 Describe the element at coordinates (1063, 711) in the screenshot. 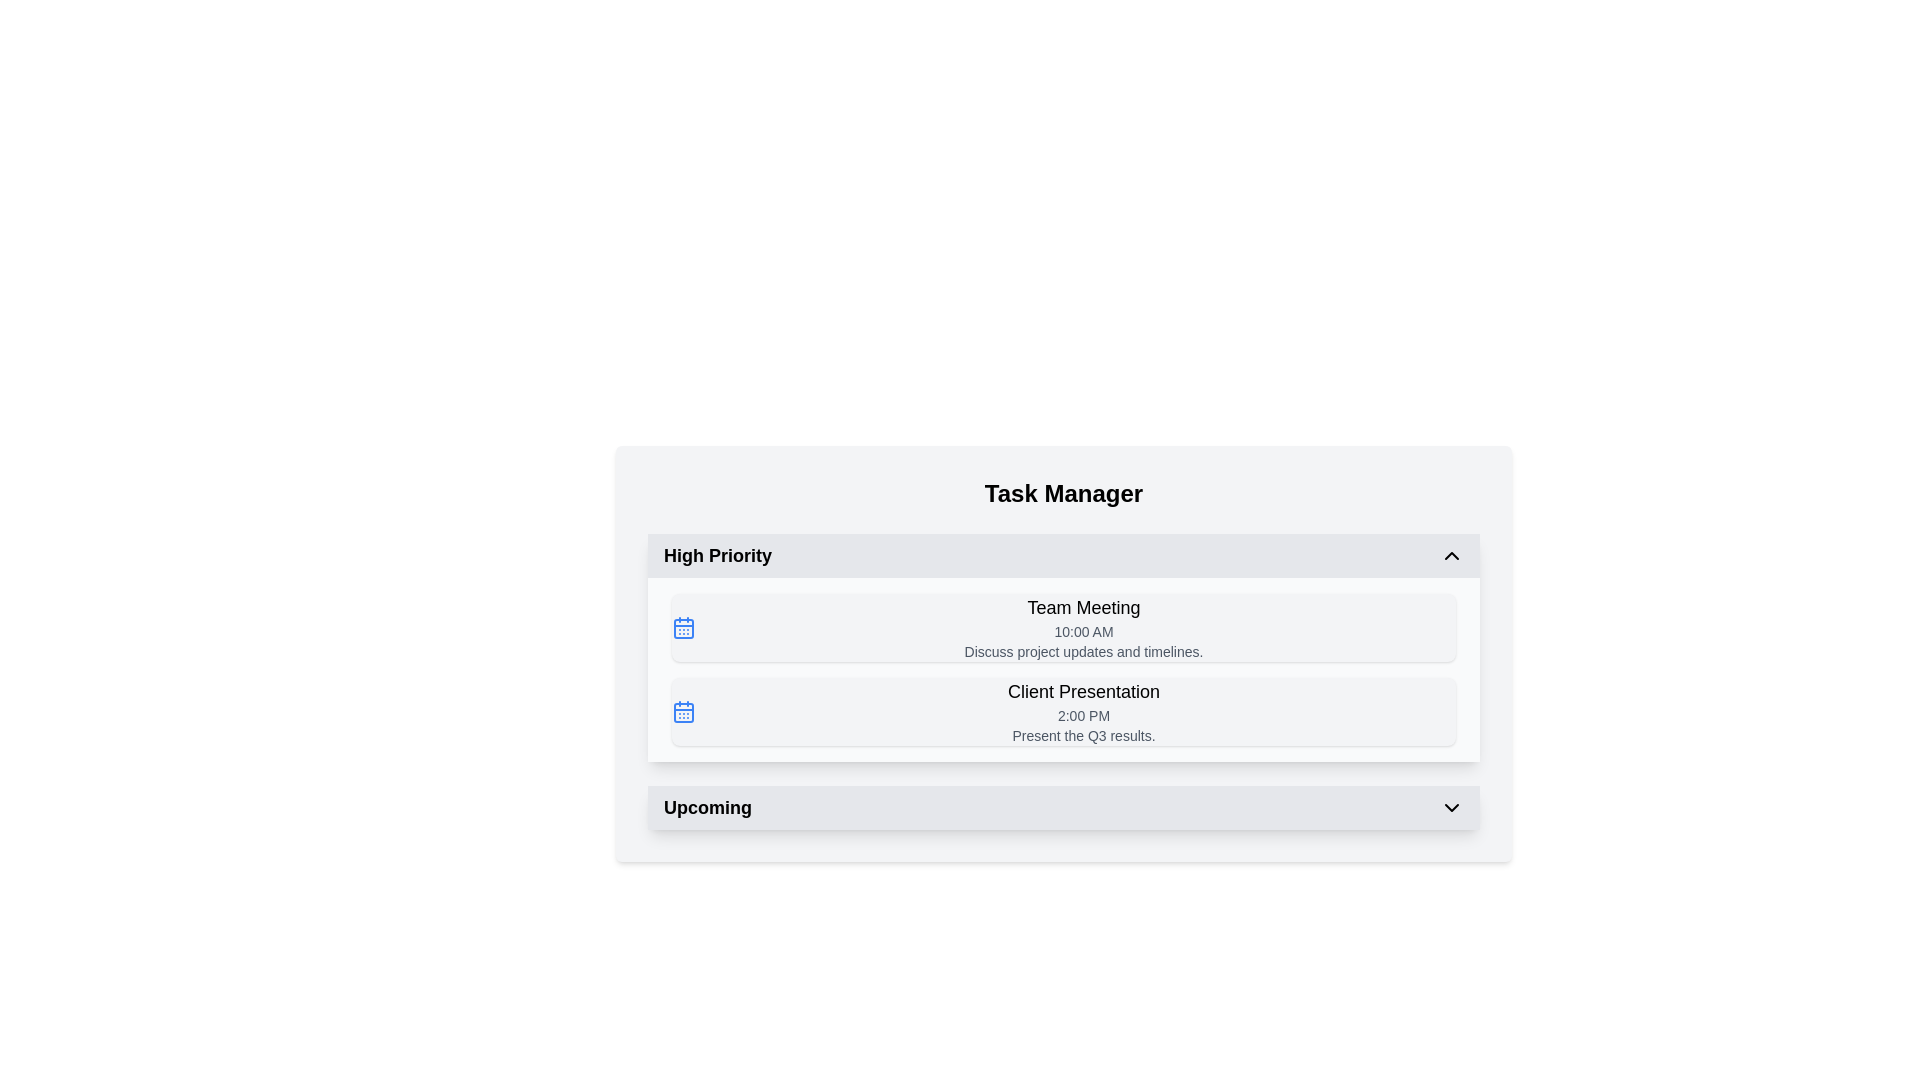

I see `the event details card located in the 'High Priority' section, which is the second card below the 'Team Meeting' card` at that location.